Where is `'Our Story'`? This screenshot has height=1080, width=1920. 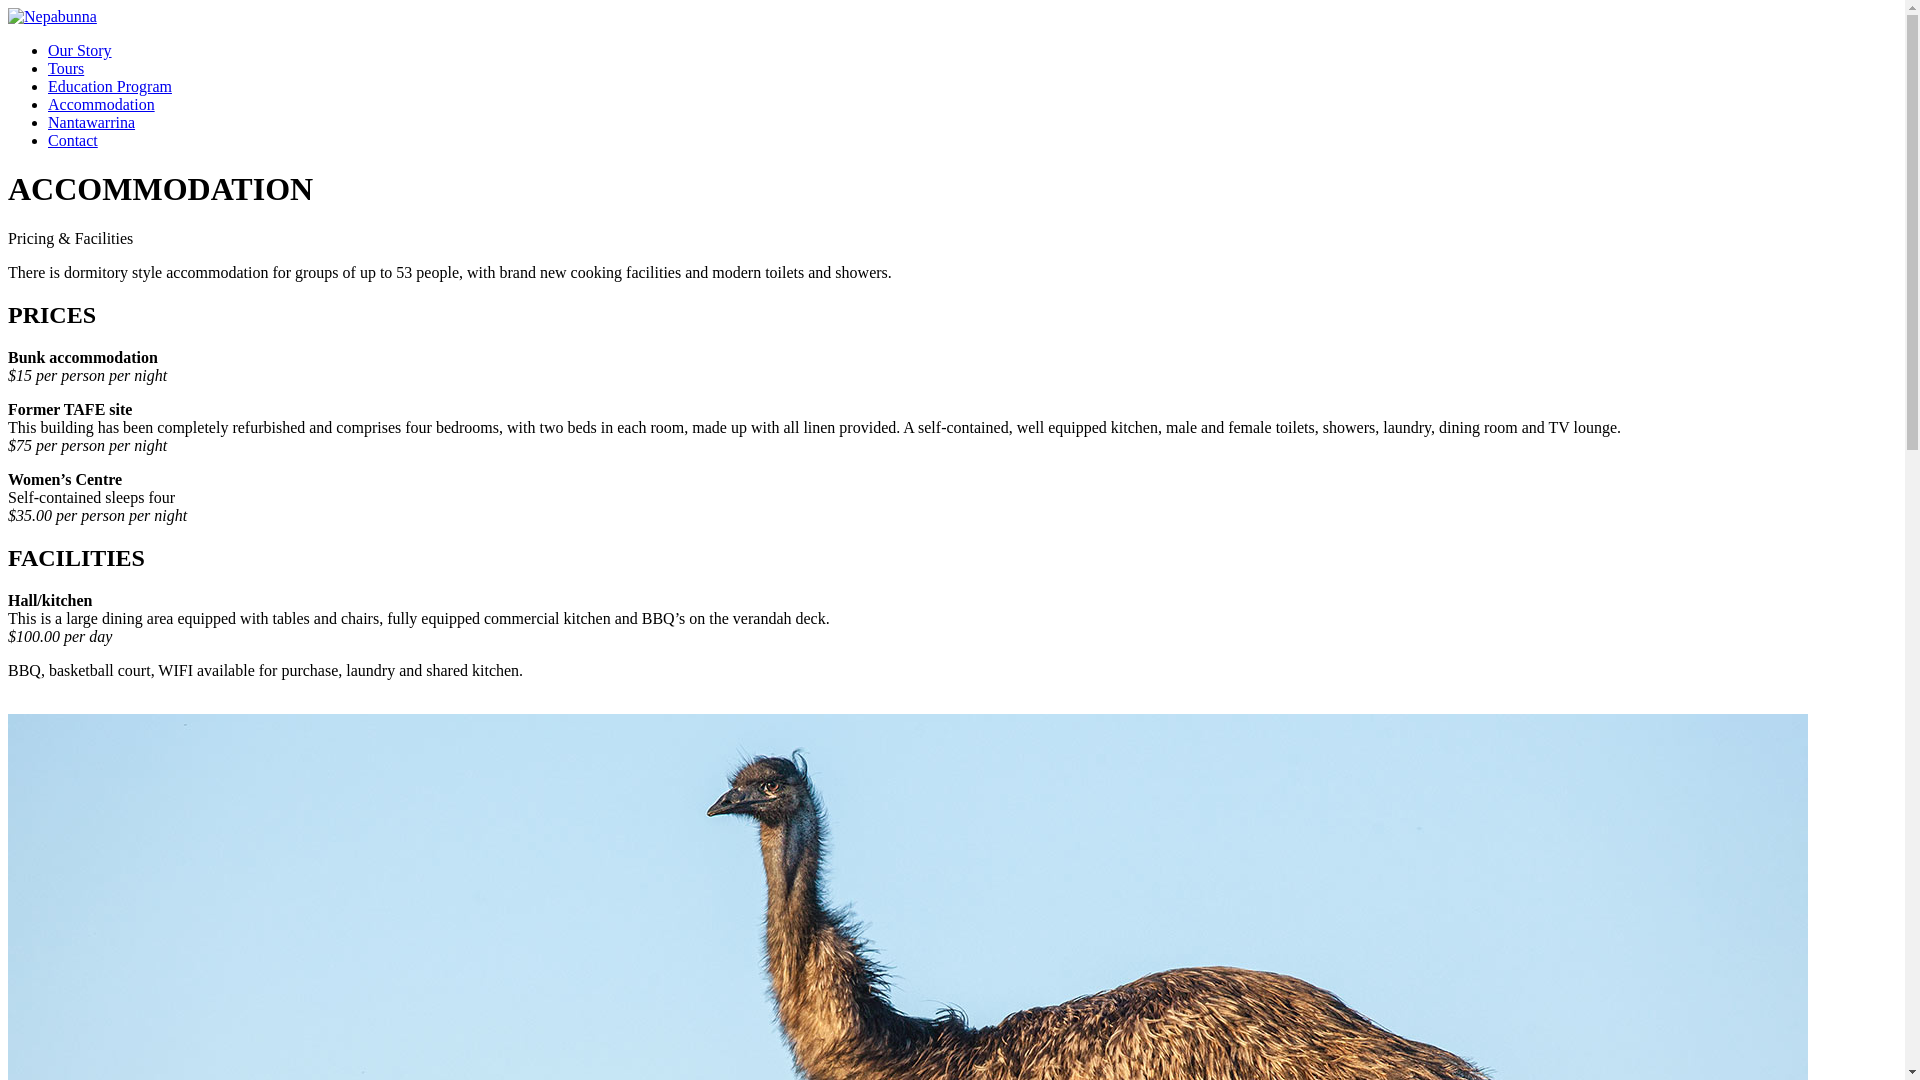 'Our Story' is located at coordinates (80, 49).